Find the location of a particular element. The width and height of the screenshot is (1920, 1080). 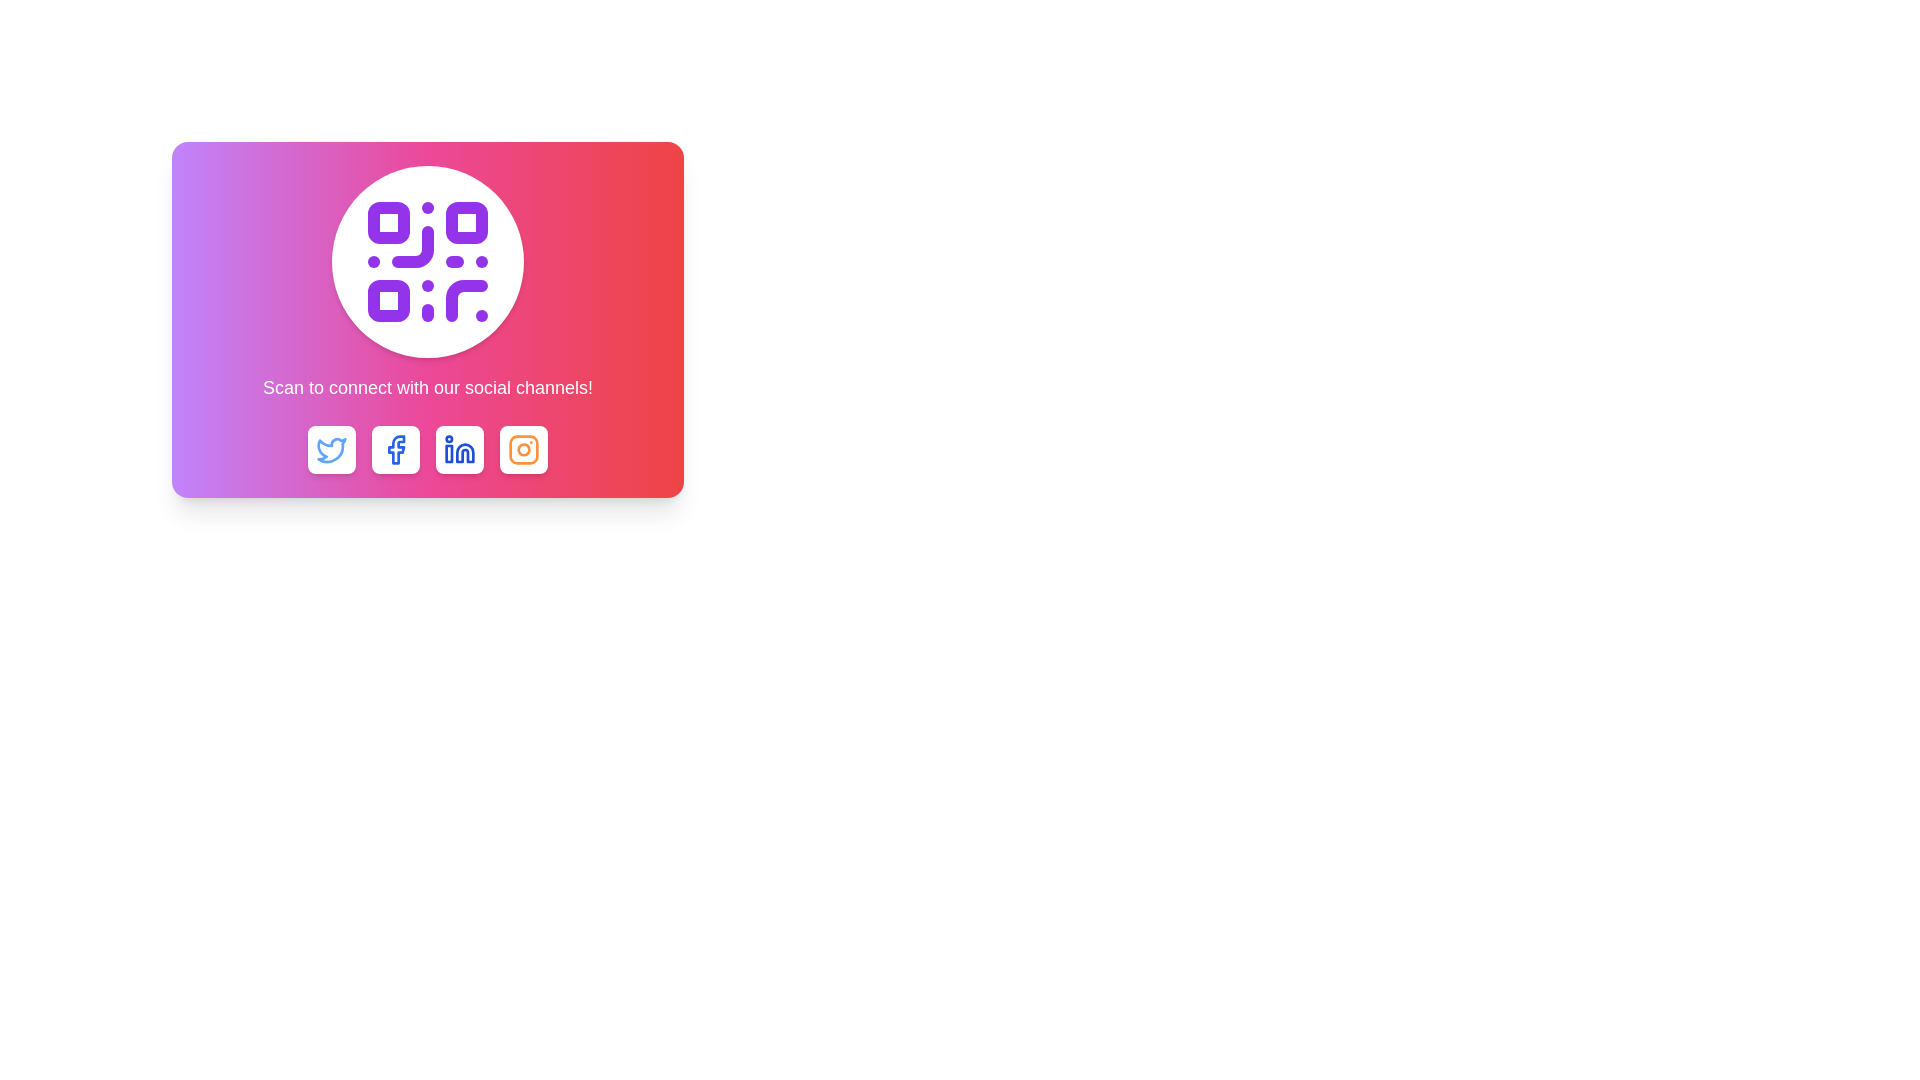

the stylized blue Twitter icon, which is the second icon from the left in the row of social media icons at the lower section of the rectangular card is located at coordinates (331, 450).